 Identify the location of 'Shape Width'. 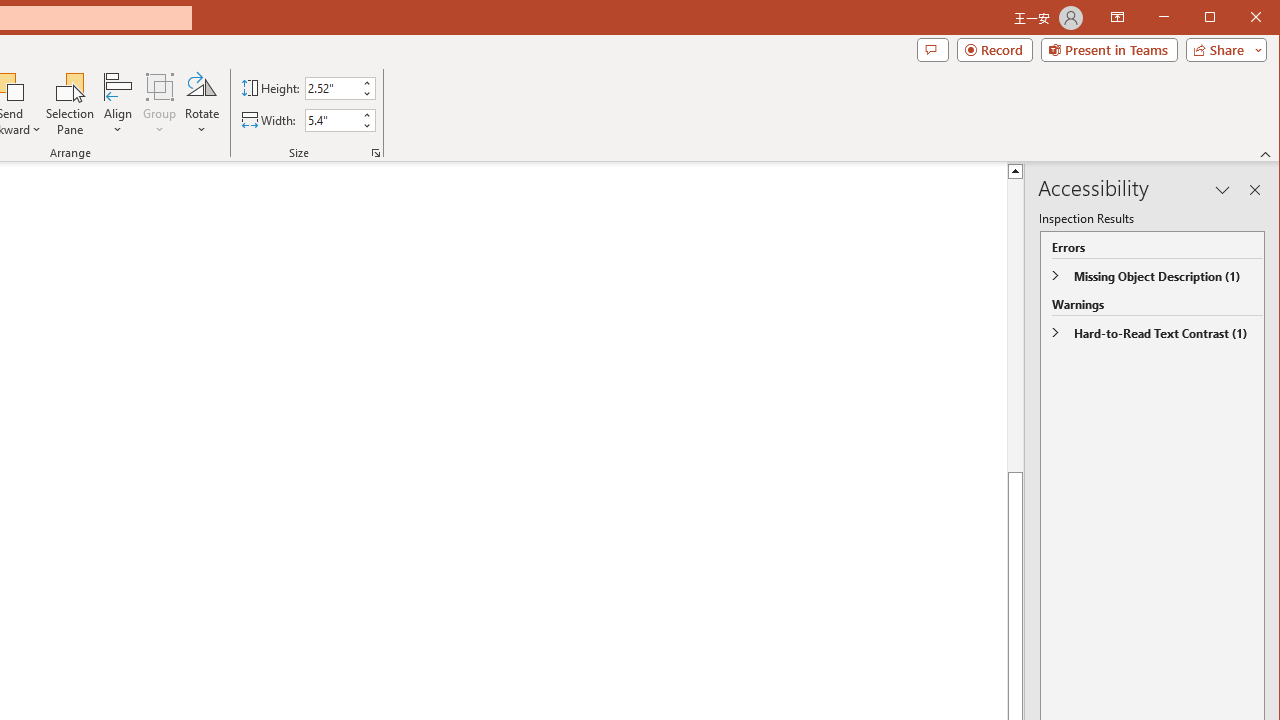
(332, 120).